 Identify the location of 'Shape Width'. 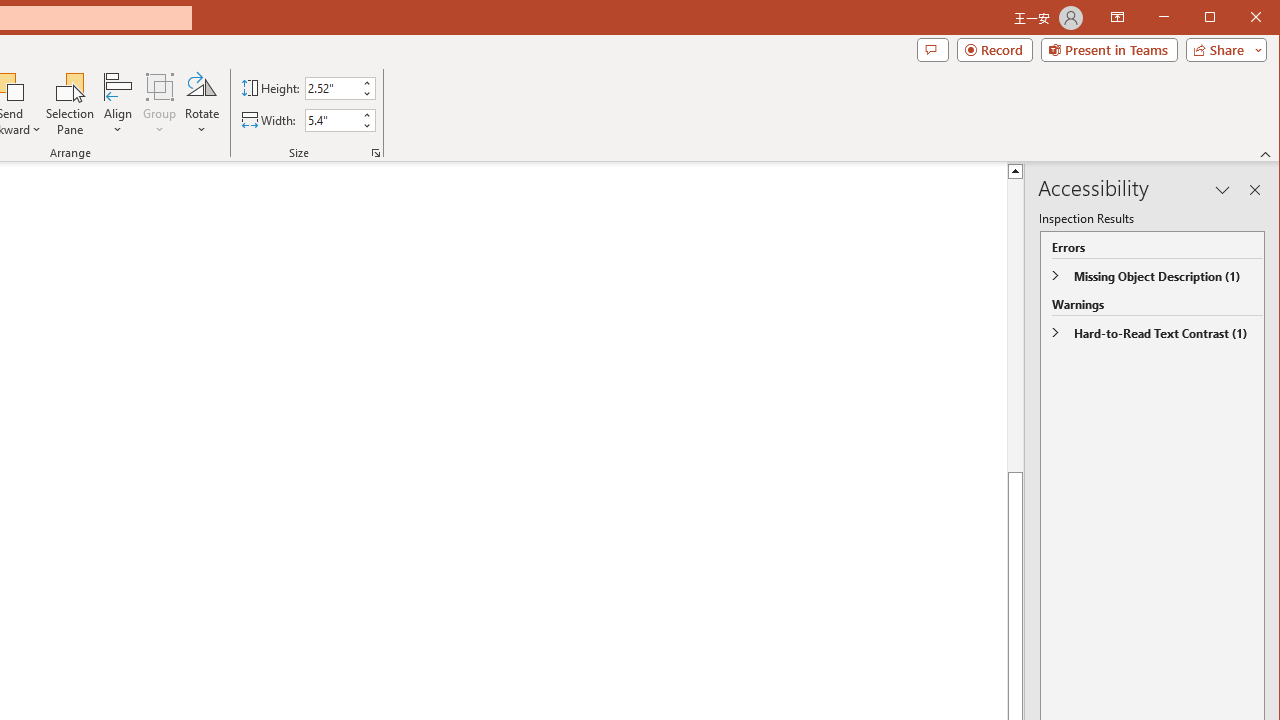
(332, 120).